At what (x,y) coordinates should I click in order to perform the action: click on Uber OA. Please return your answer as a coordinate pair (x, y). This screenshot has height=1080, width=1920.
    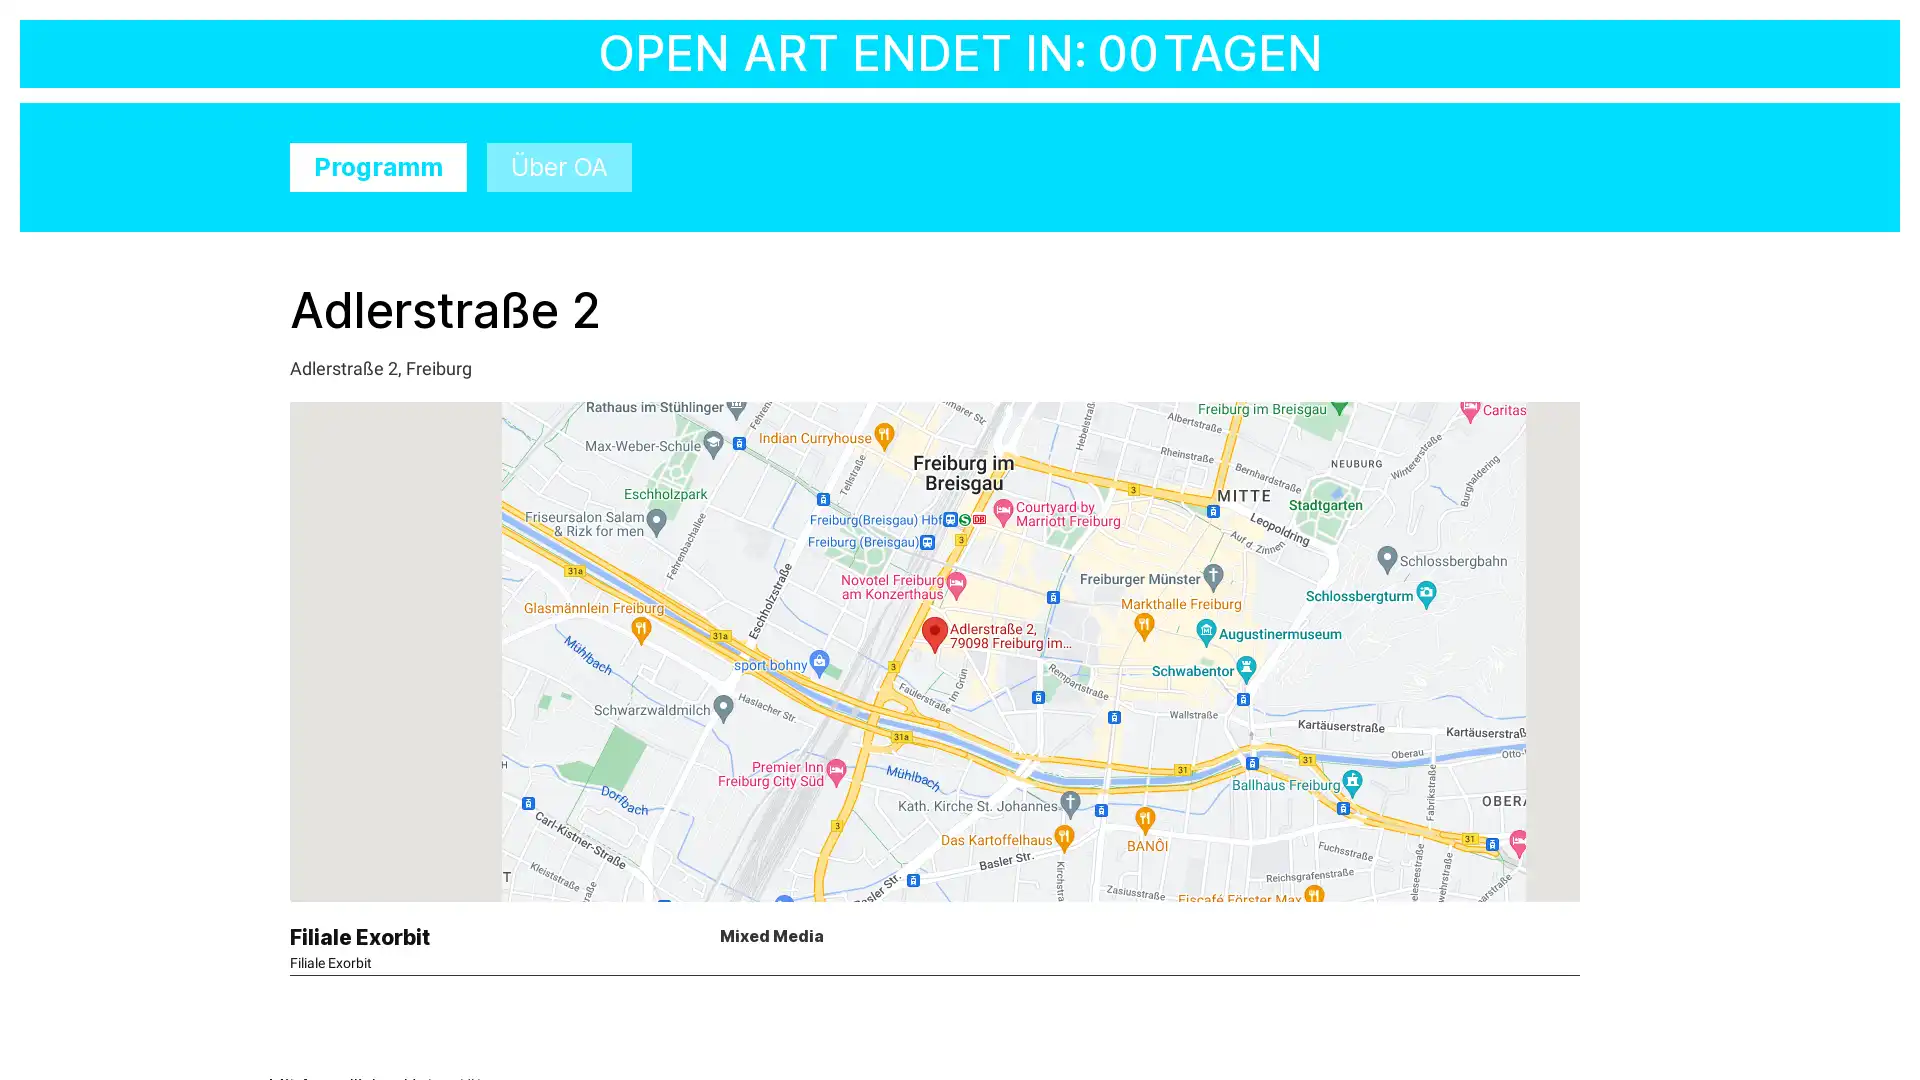
    Looking at the image, I should click on (559, 166).